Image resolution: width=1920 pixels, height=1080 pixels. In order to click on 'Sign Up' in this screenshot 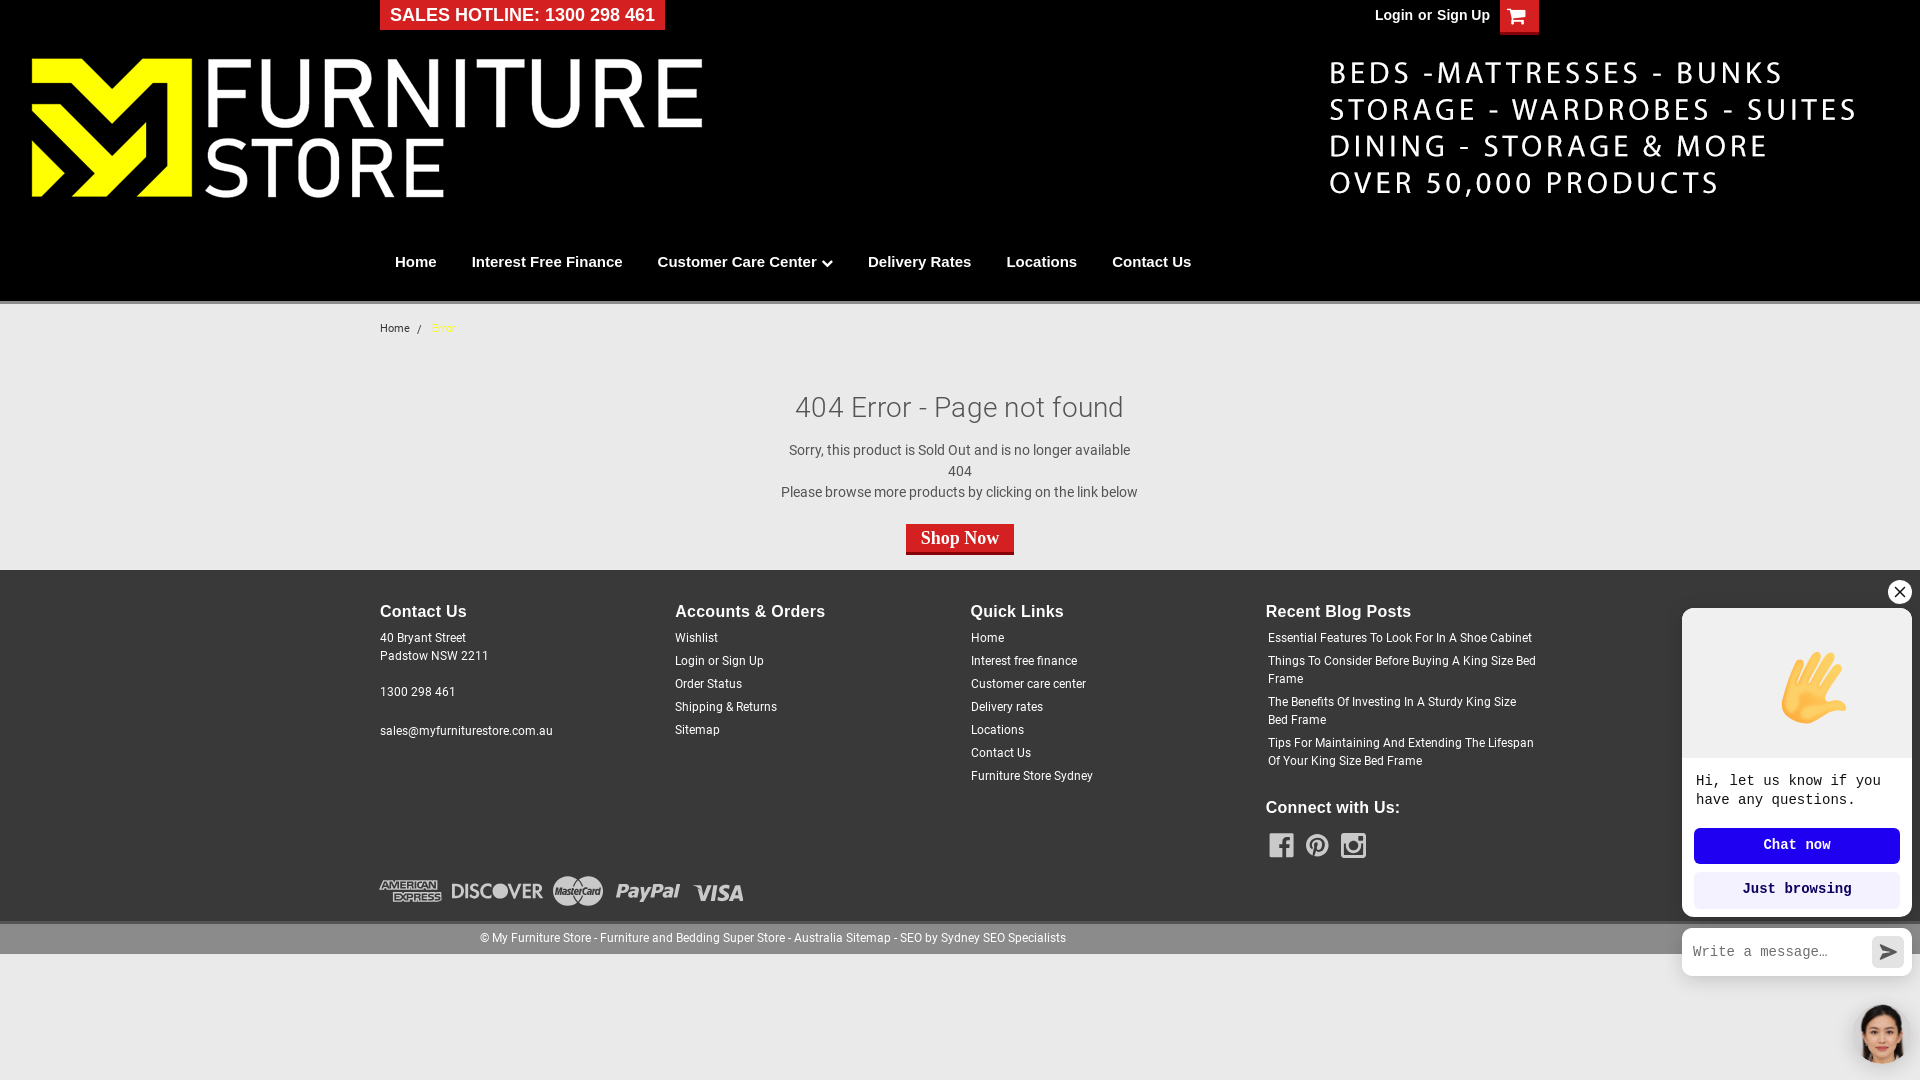, I will do `click(1430, 15)`.